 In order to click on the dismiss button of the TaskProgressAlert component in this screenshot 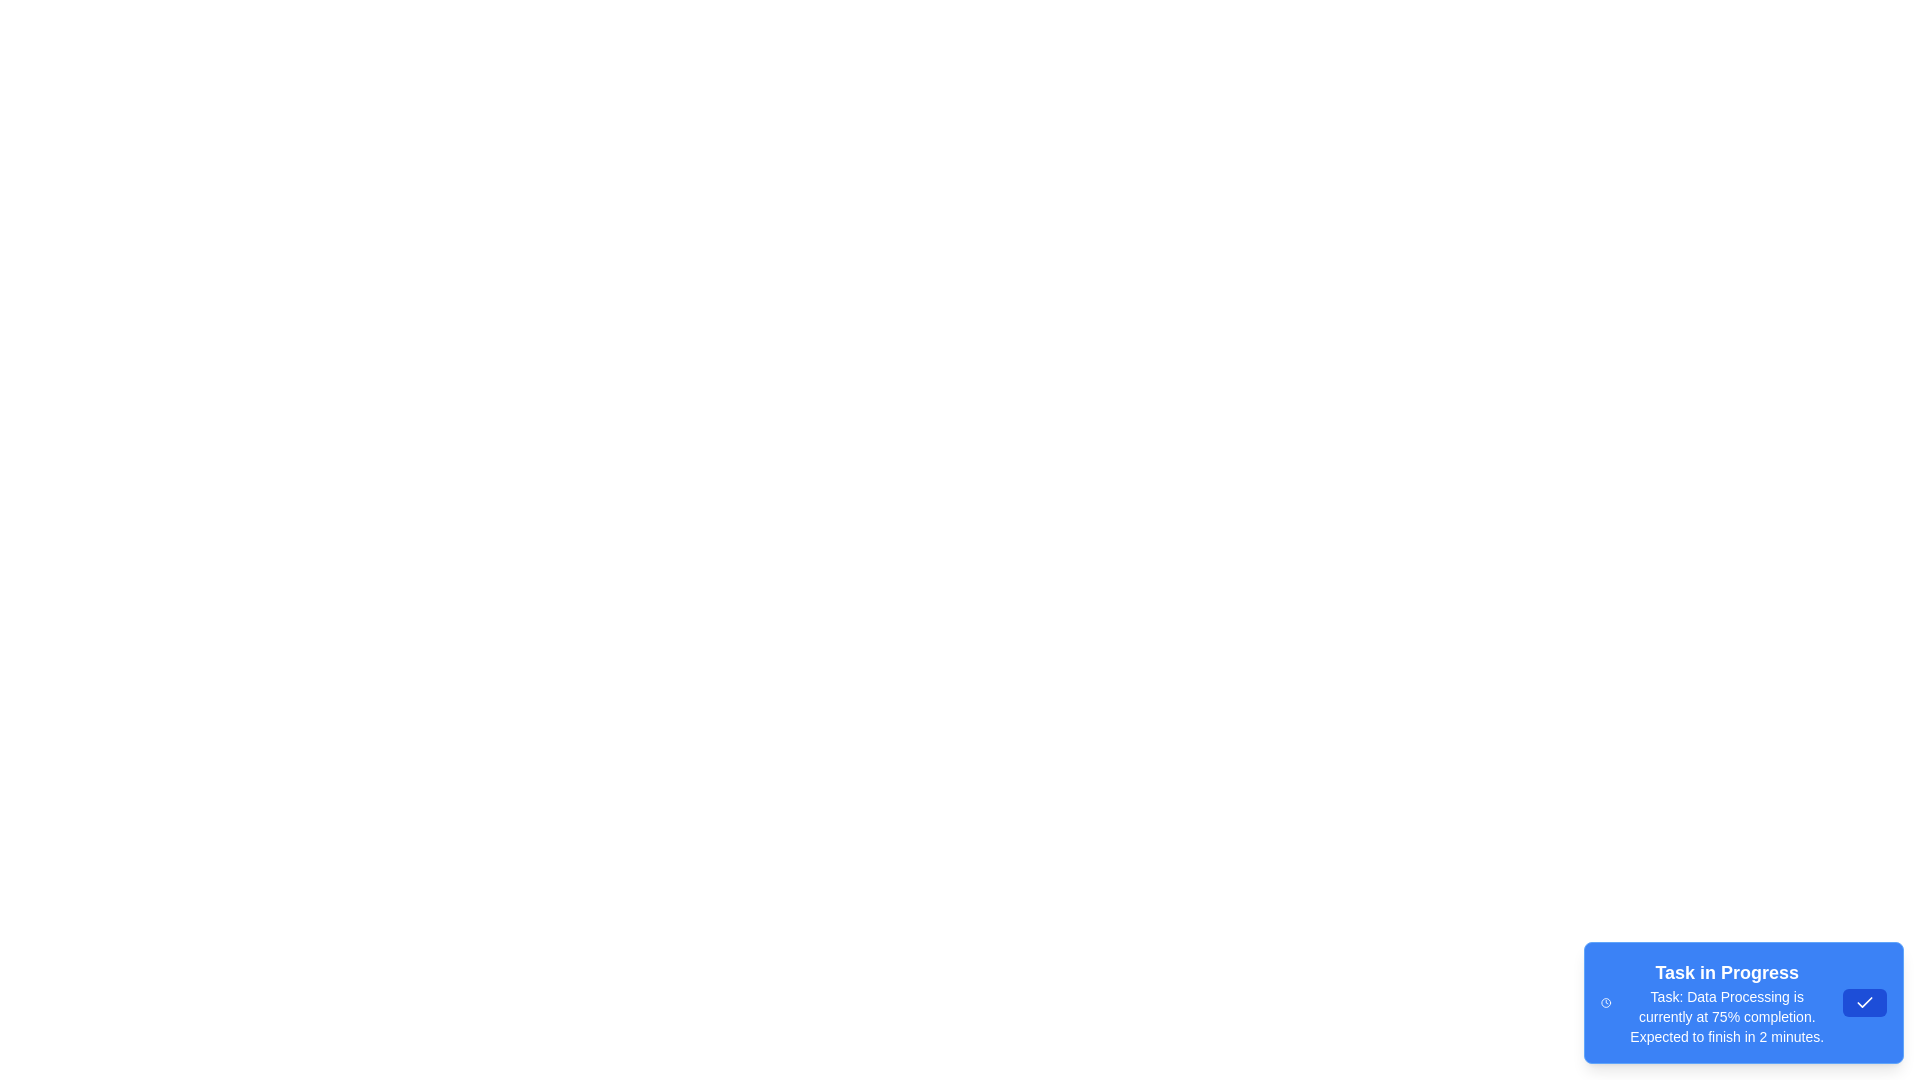, I will do `click(1864, 1002)`.